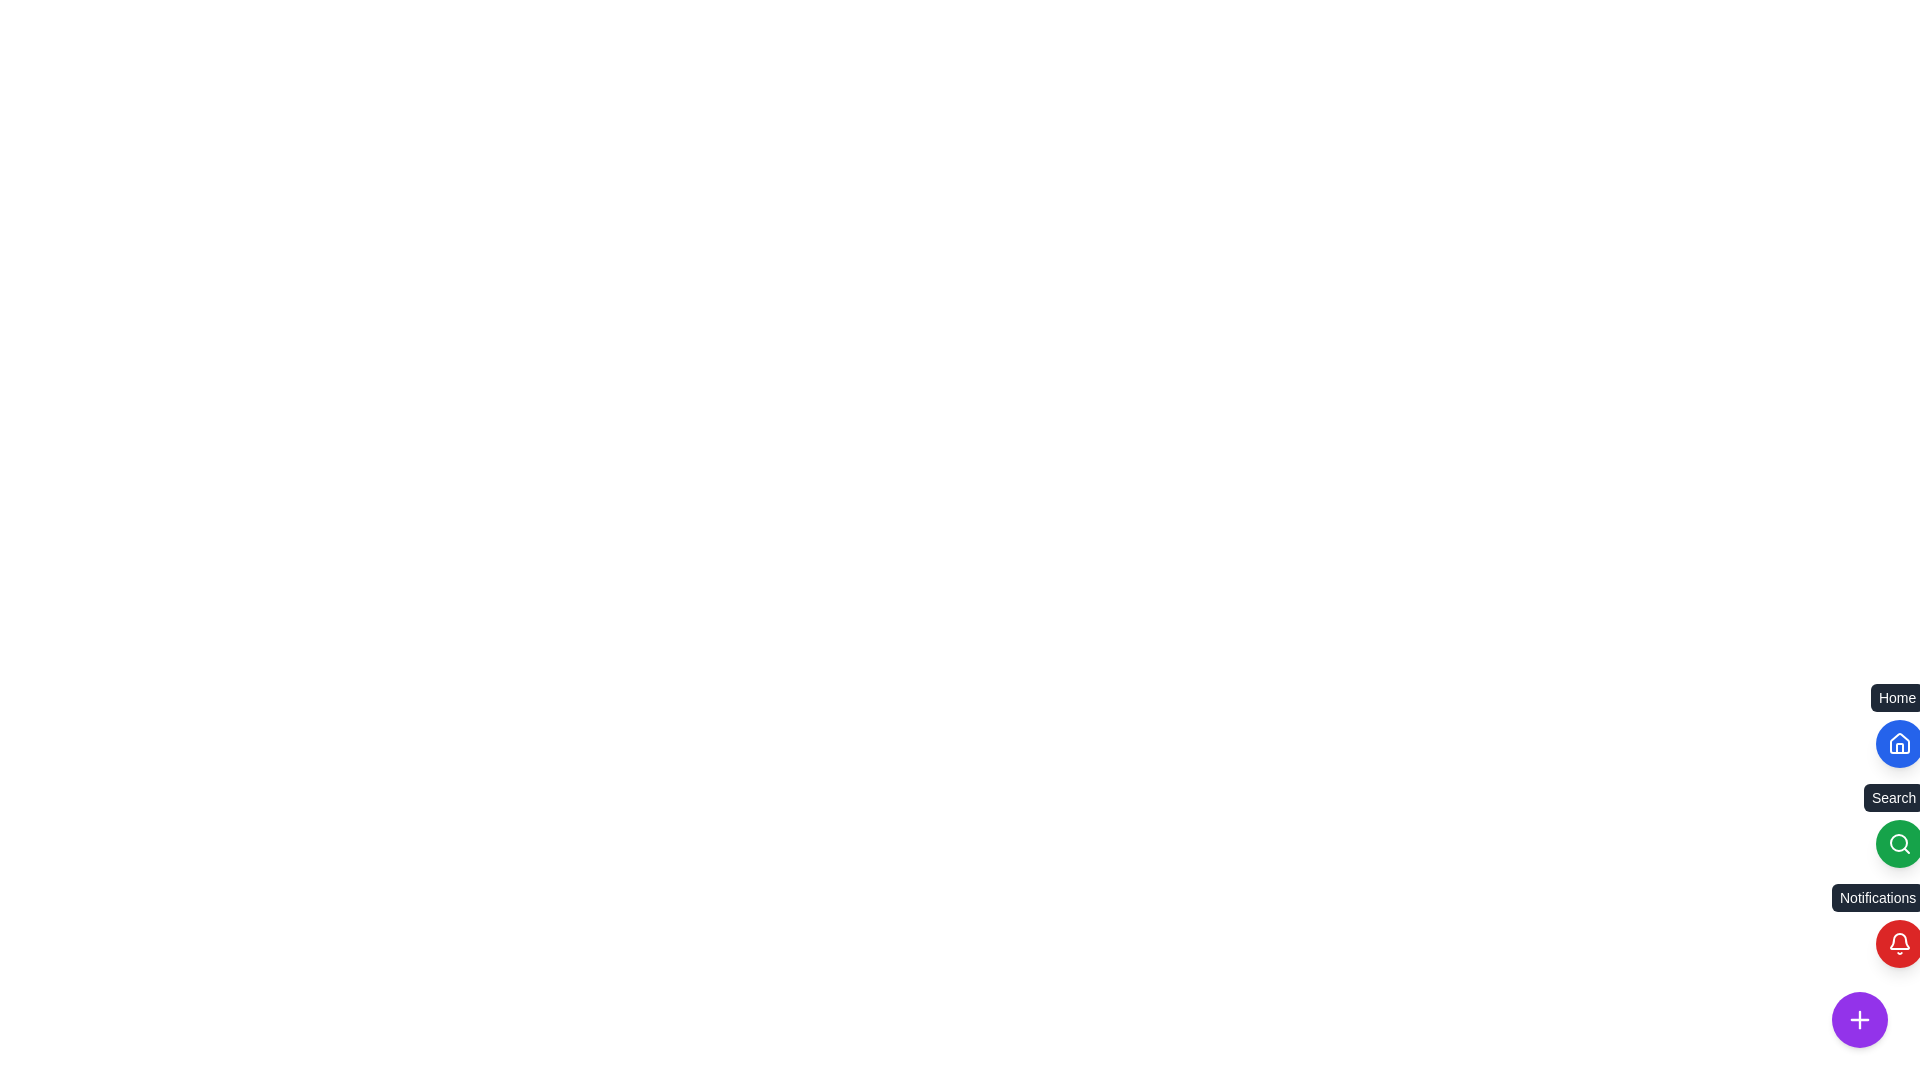  What do you see at coordinates (1899, 944) in the screenshot?
I see `the notification icon located on the right side of the interface, positioned between the green search button above and the purple action button below` at bounding box center [1899, 944].